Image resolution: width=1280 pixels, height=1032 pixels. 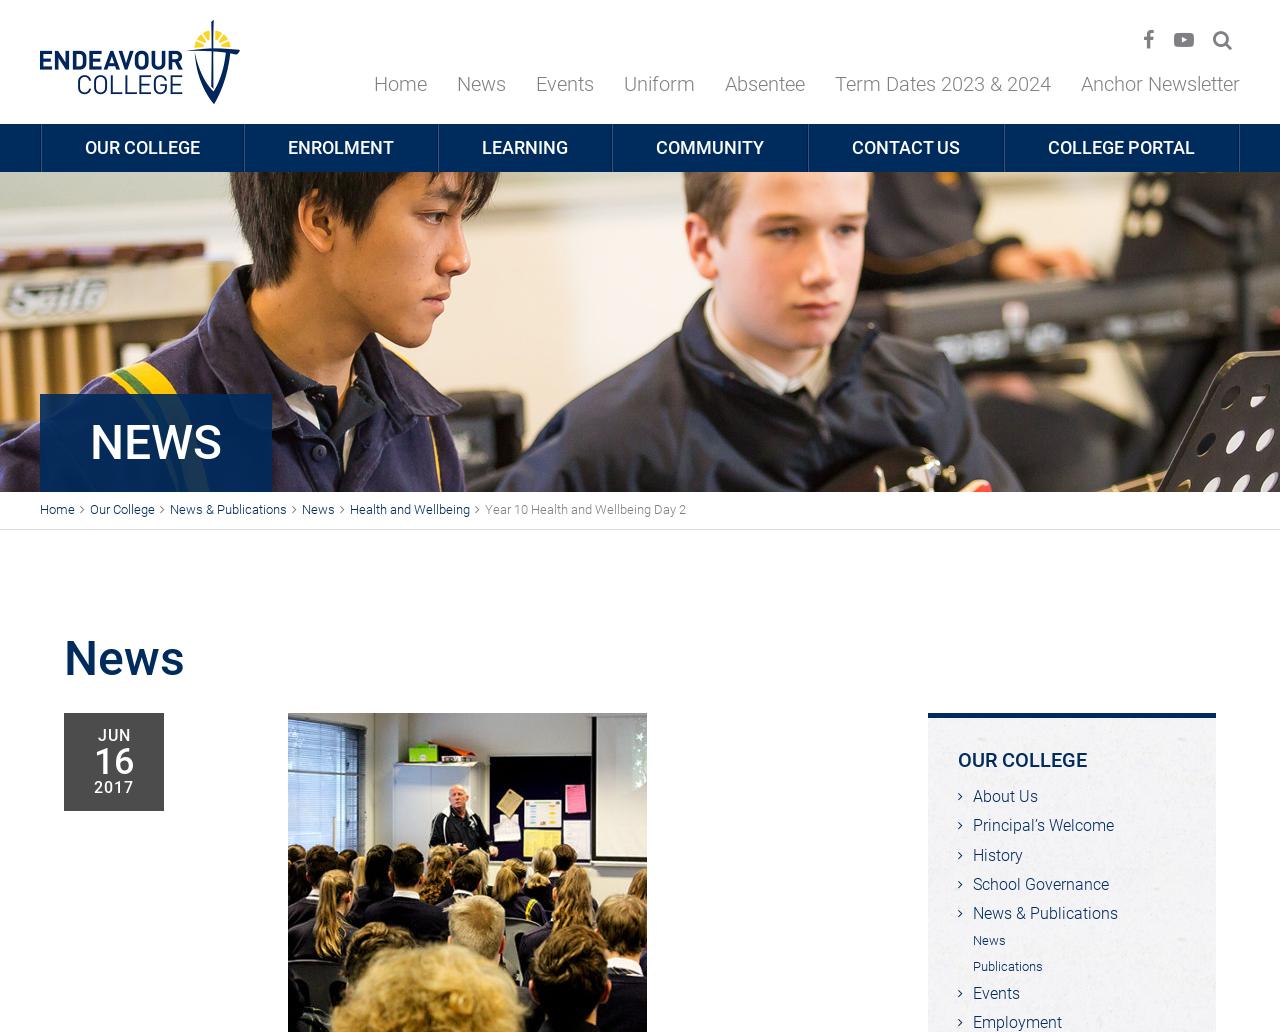 I want to click on 'Principal’s Welcome', so click(x=1042, y=825).